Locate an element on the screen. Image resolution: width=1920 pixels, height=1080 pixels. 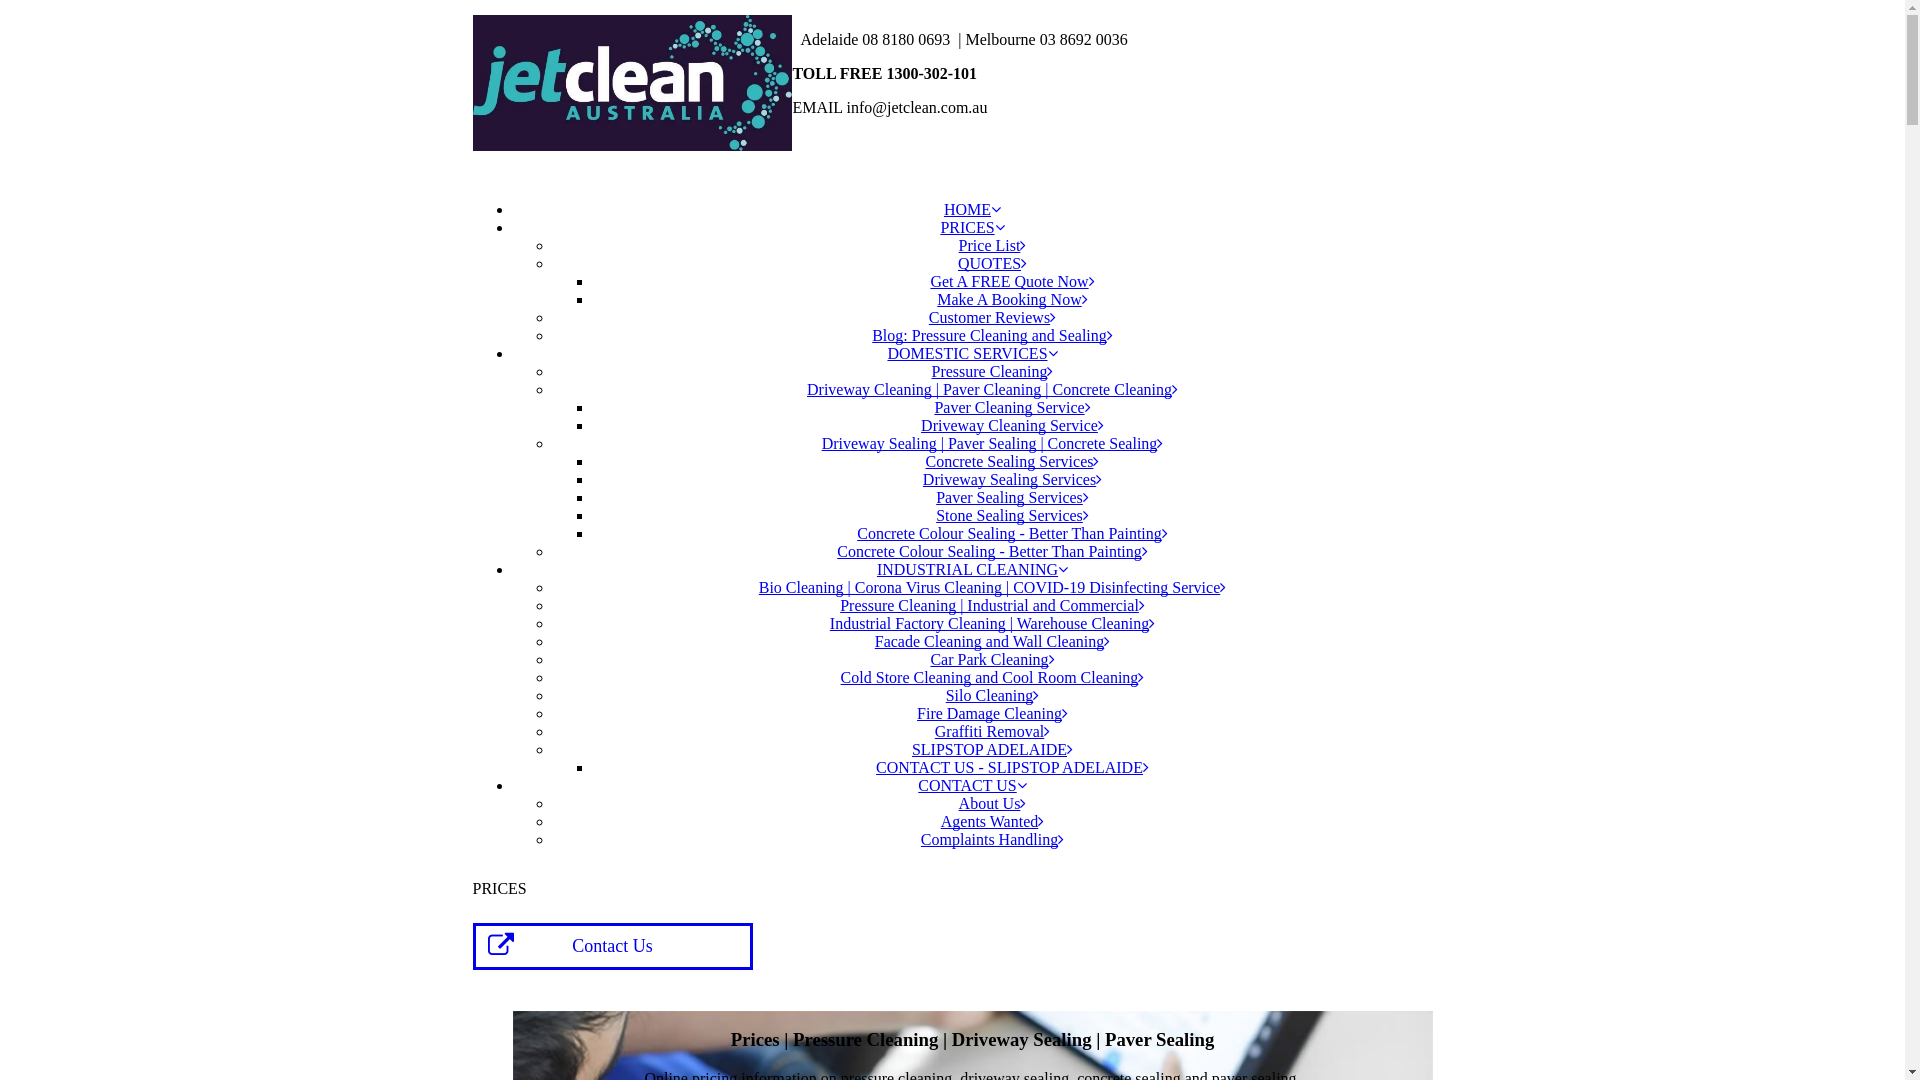
'Concrete Sealing Services' is located at coordinates (925, 461).